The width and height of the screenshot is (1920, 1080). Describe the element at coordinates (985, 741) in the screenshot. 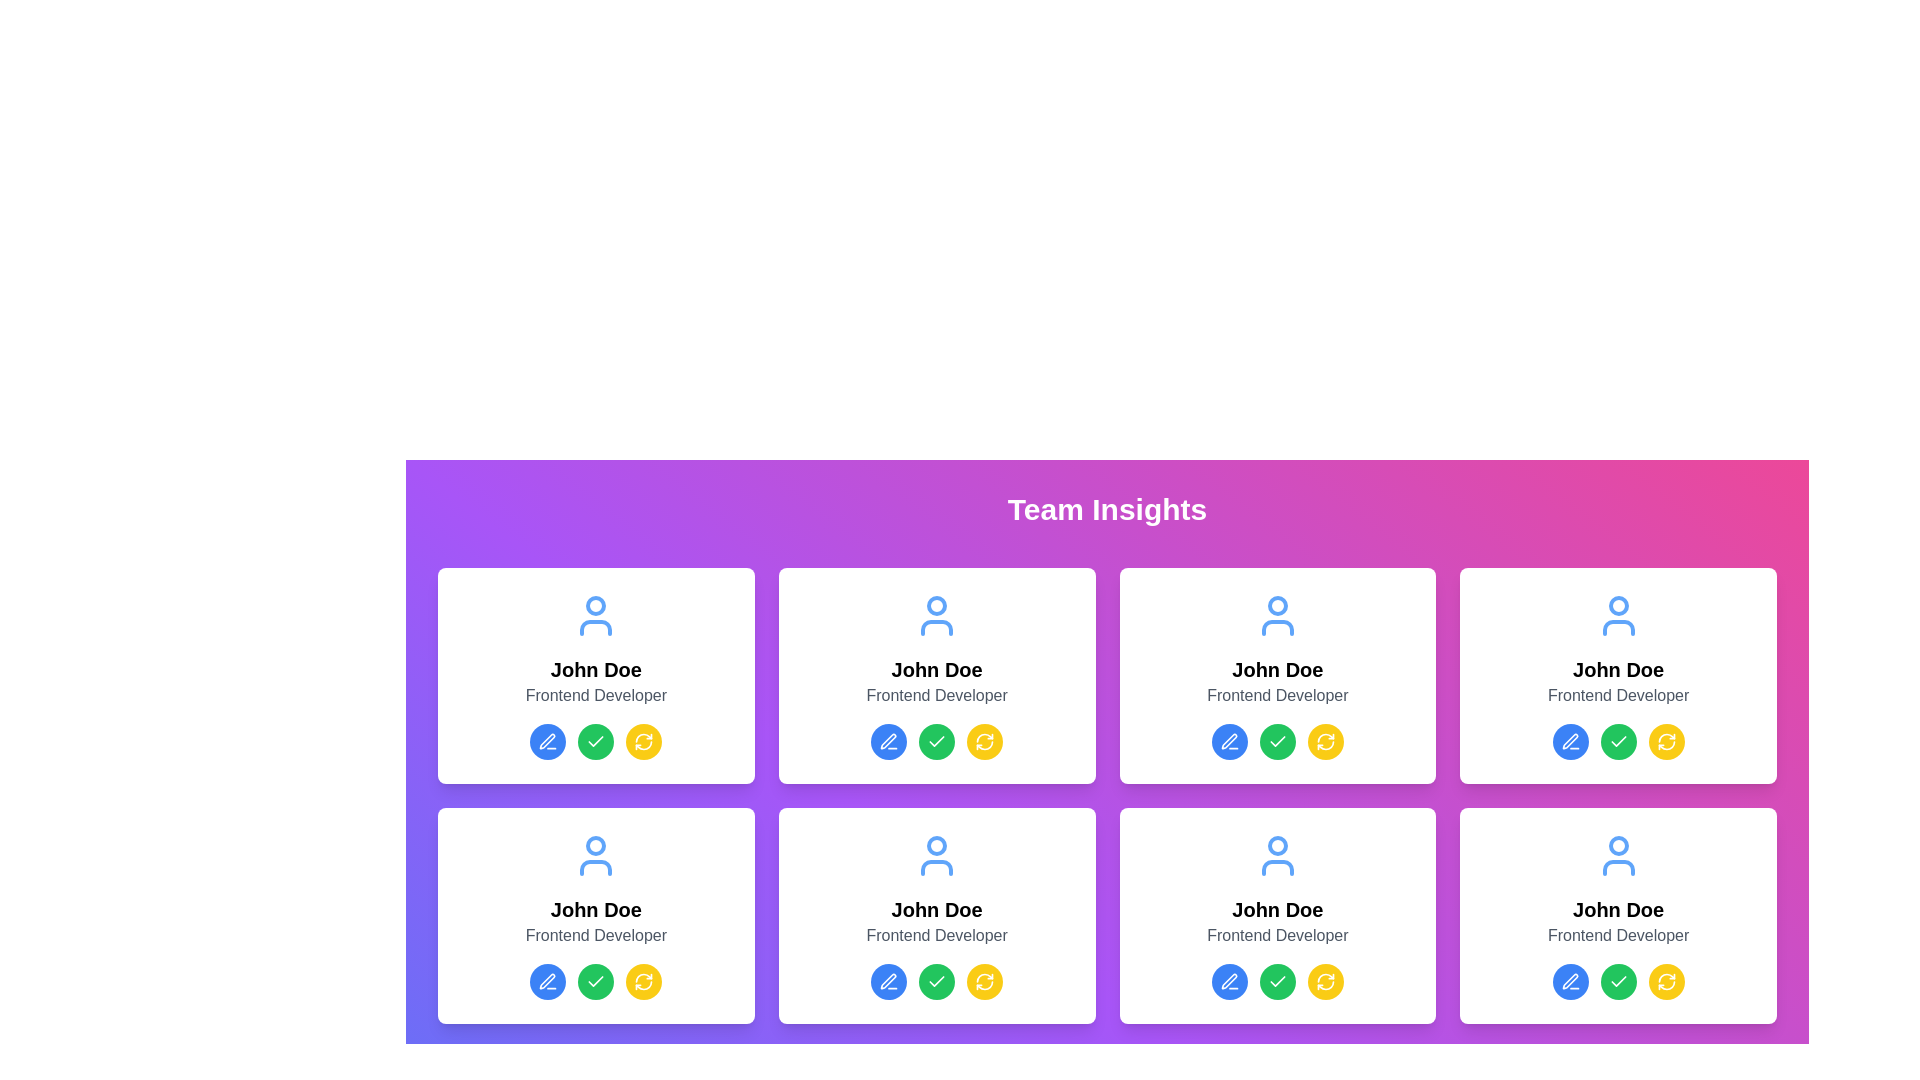

I see `the circular yellow refresh icon button with a loop symbol` at that location.